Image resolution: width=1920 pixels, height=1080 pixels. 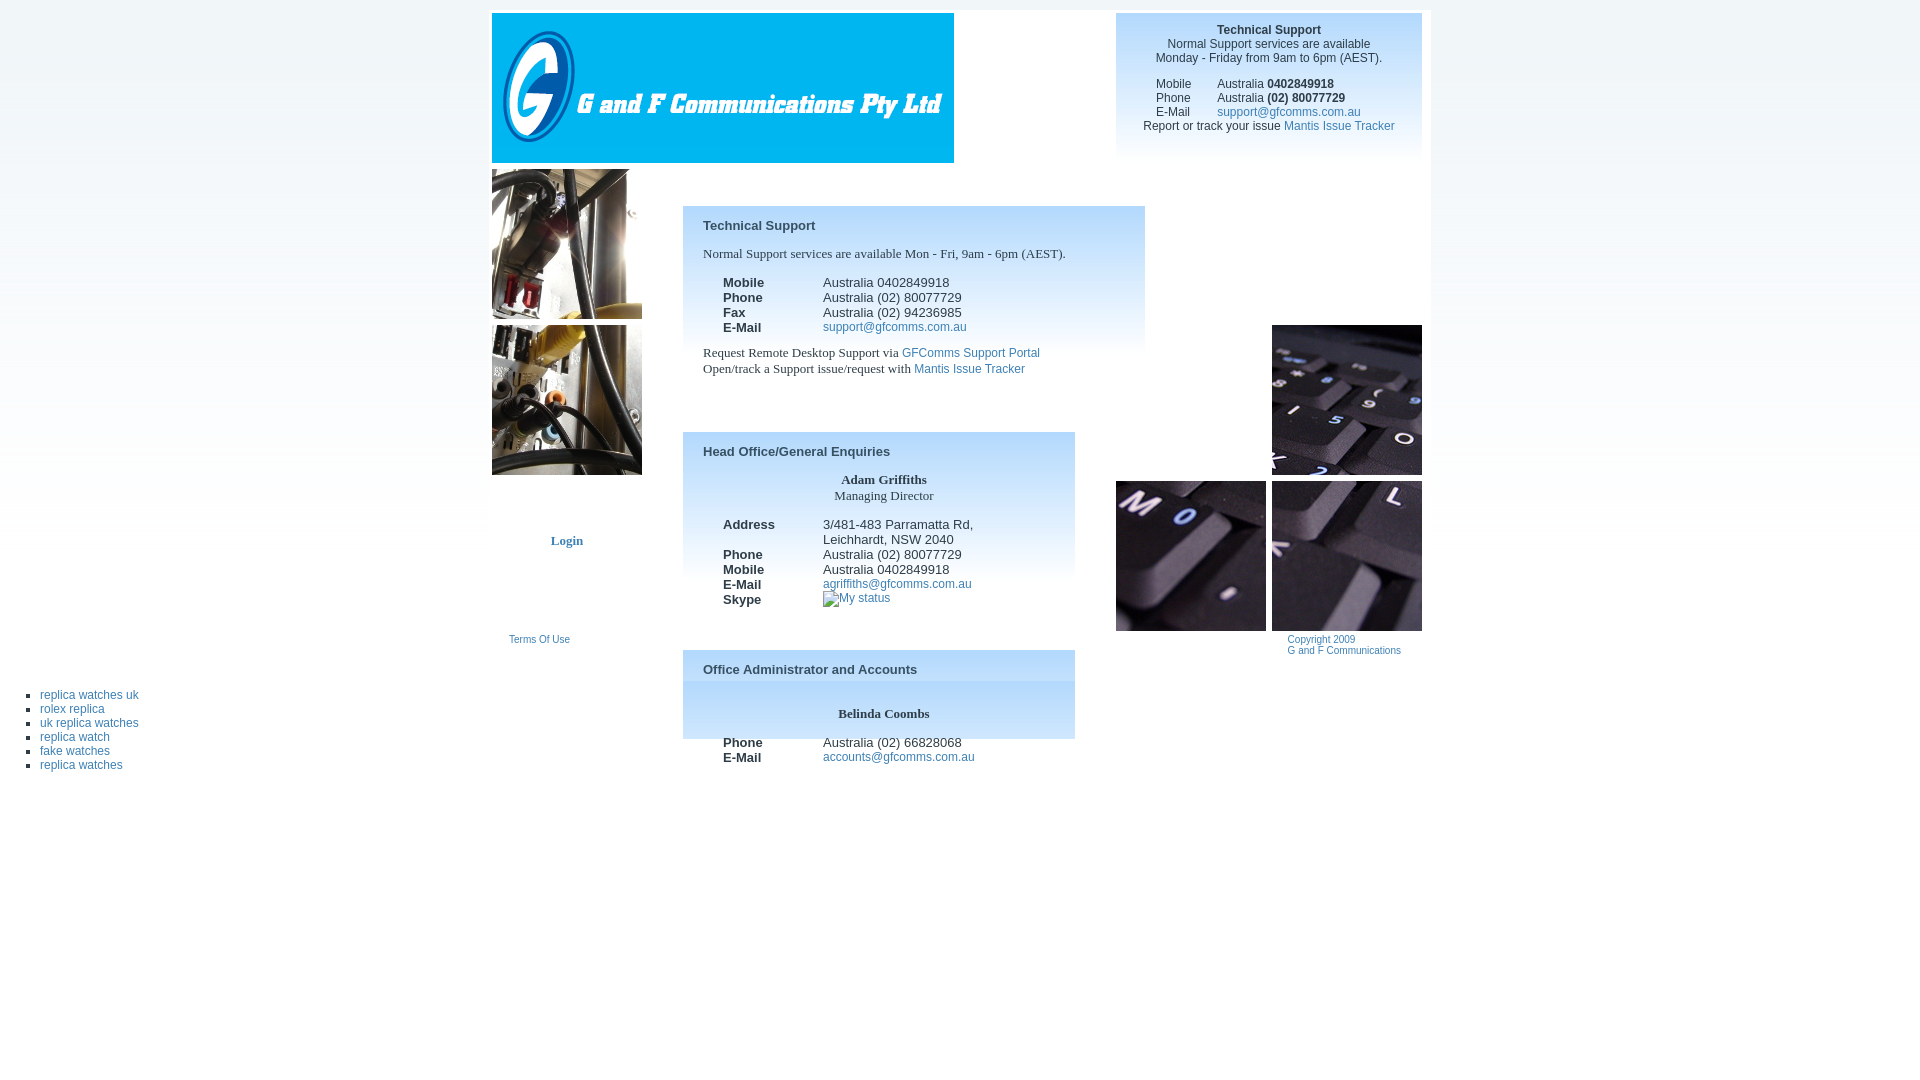 I want to click on 'Terms Of Use', so click(x=508, y=639).